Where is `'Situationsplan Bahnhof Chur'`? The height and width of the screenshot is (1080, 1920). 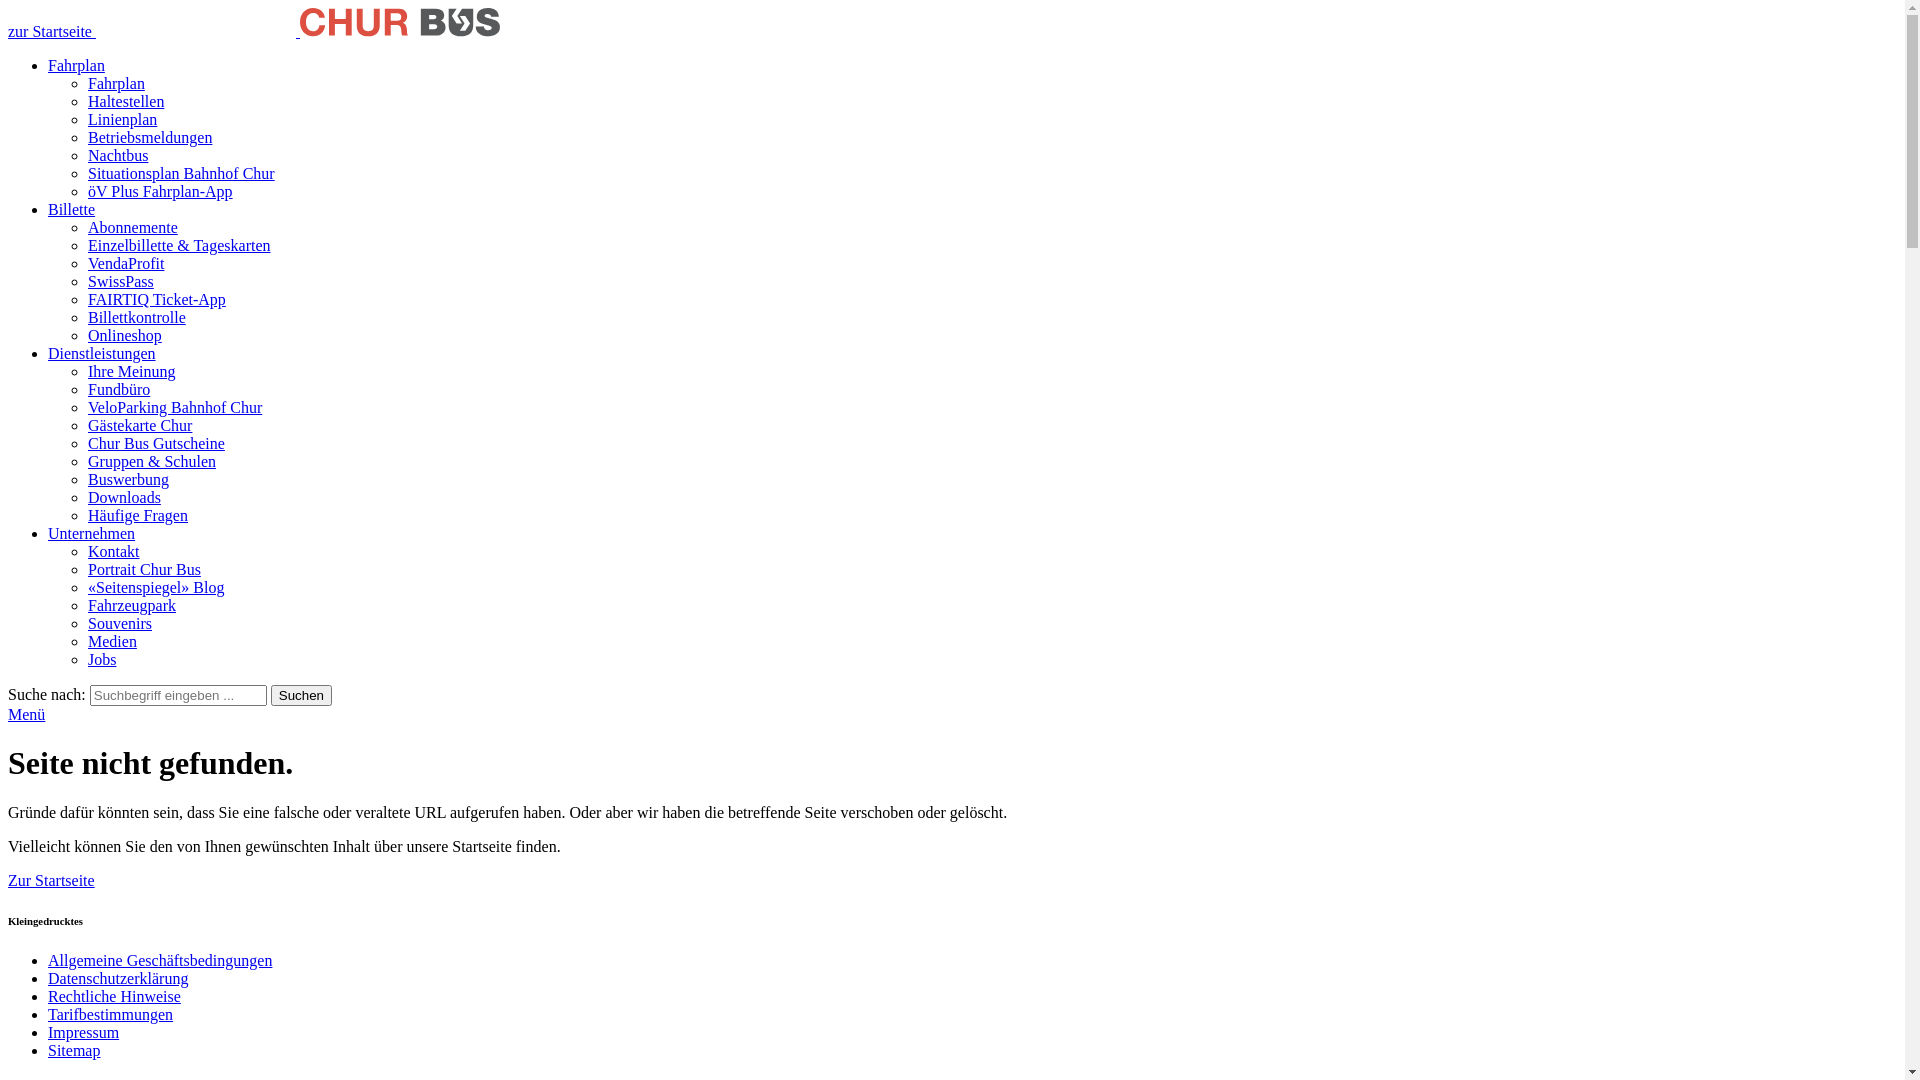
'Situationsplan Bahnhof Chur' is located at coordinates (181, 172).